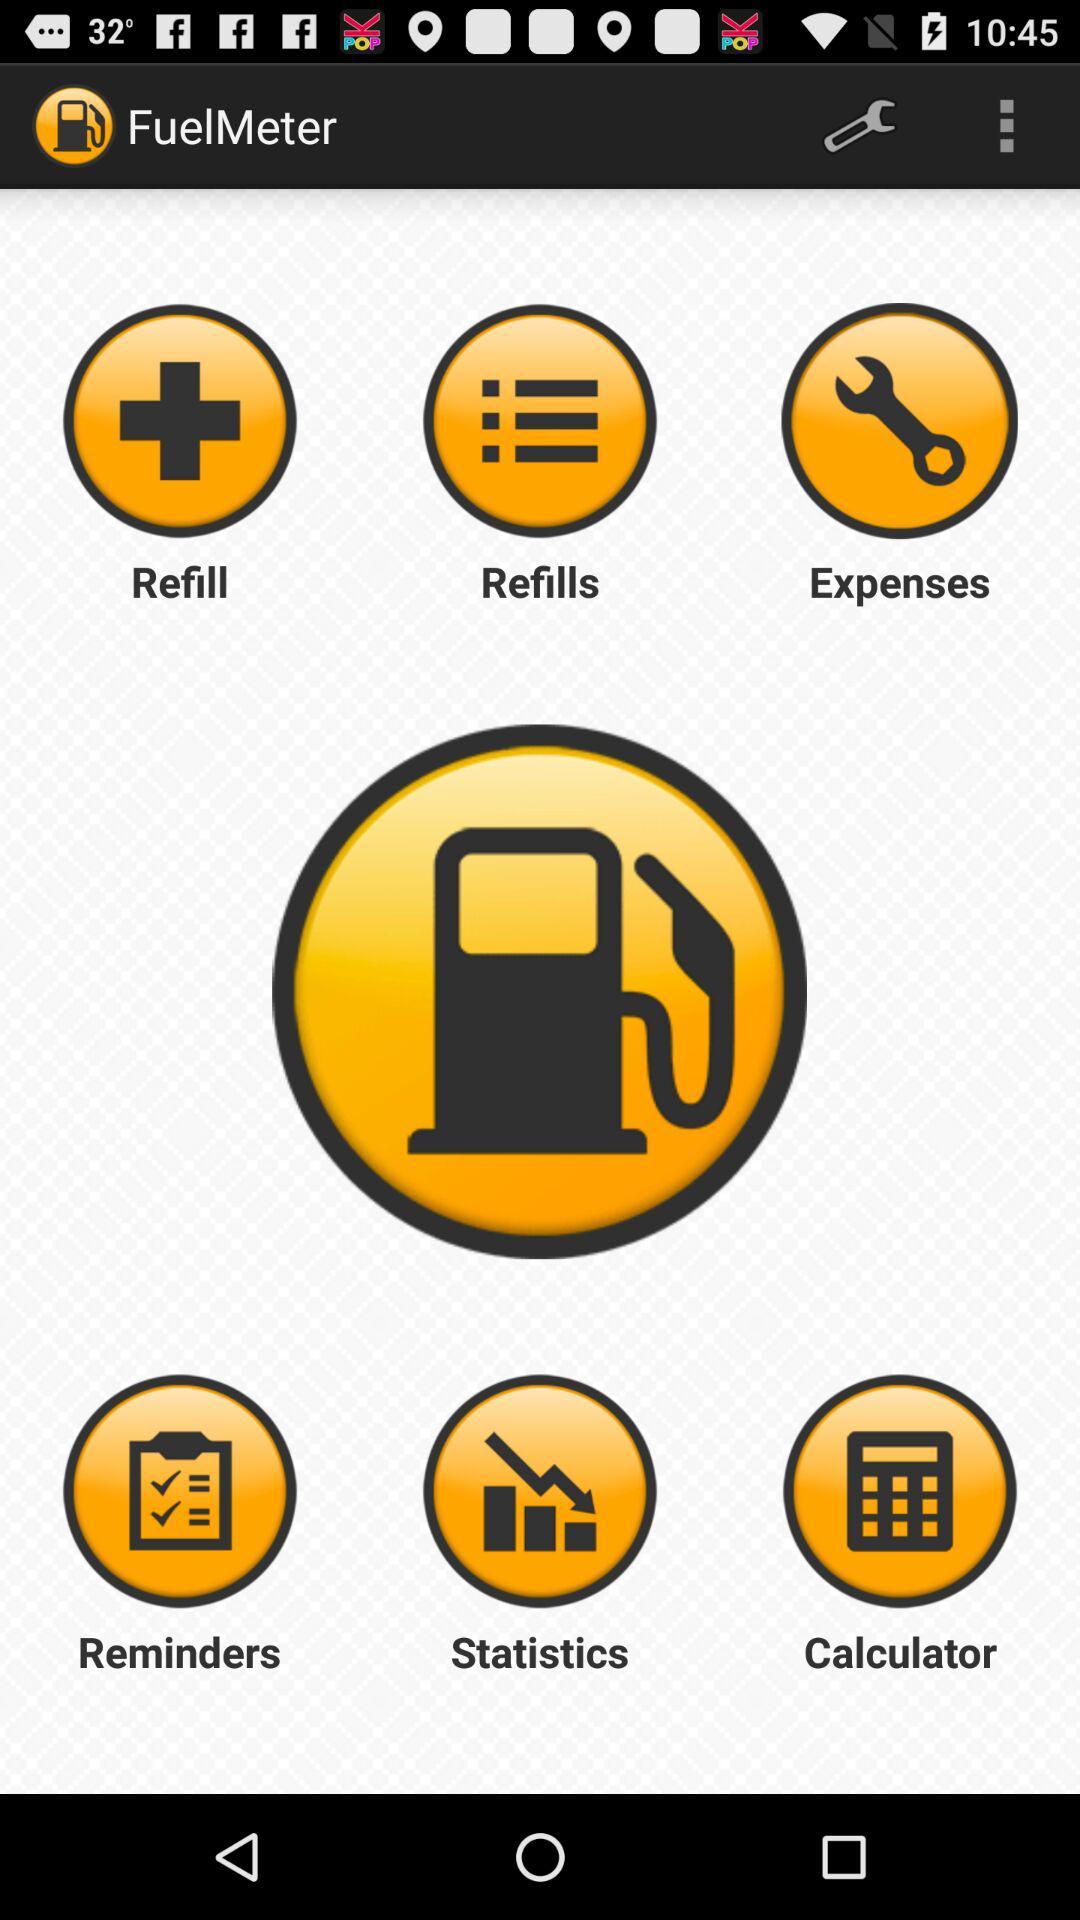 Image resolution: width=1080 pixels, height=1920 pixels. I want to click on item to the right of fuelmeter, so click(858, 124).